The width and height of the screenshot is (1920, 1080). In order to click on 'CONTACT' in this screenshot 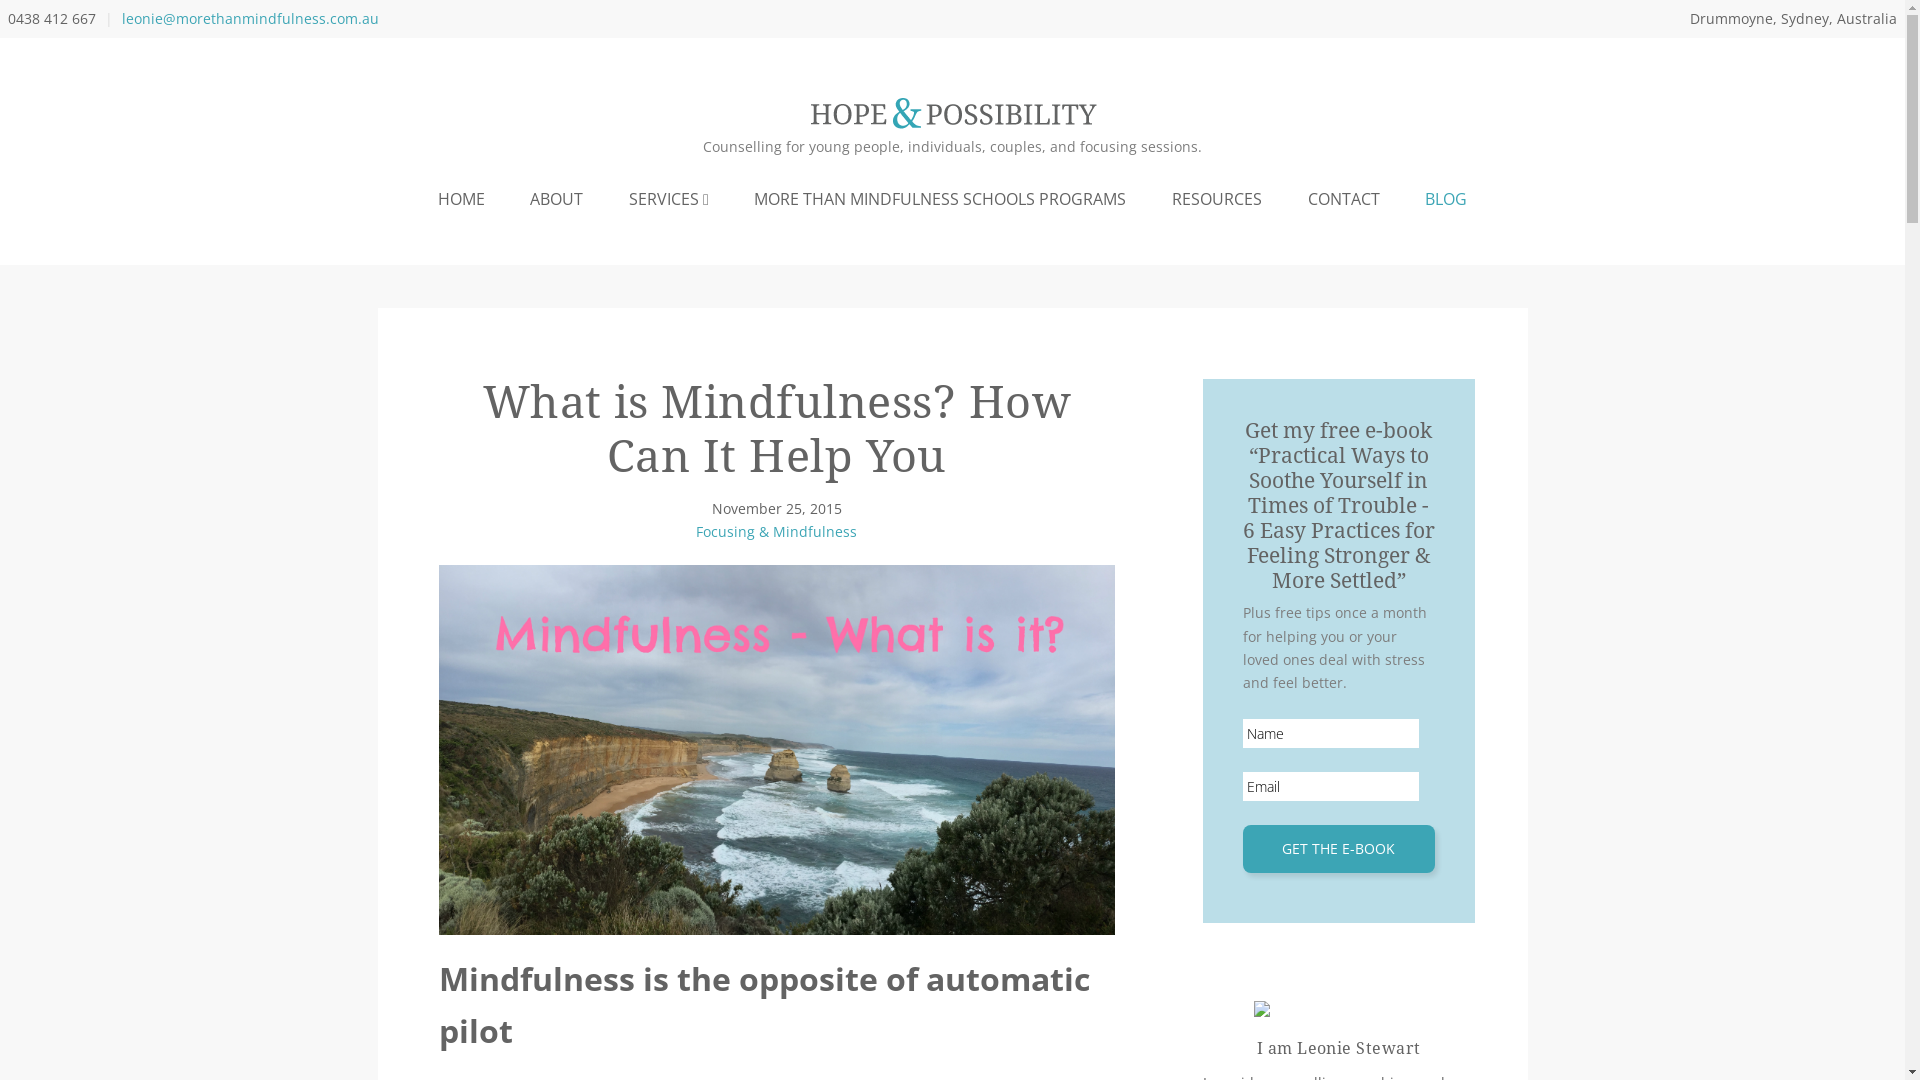, I will do `click(1344, 198)`.